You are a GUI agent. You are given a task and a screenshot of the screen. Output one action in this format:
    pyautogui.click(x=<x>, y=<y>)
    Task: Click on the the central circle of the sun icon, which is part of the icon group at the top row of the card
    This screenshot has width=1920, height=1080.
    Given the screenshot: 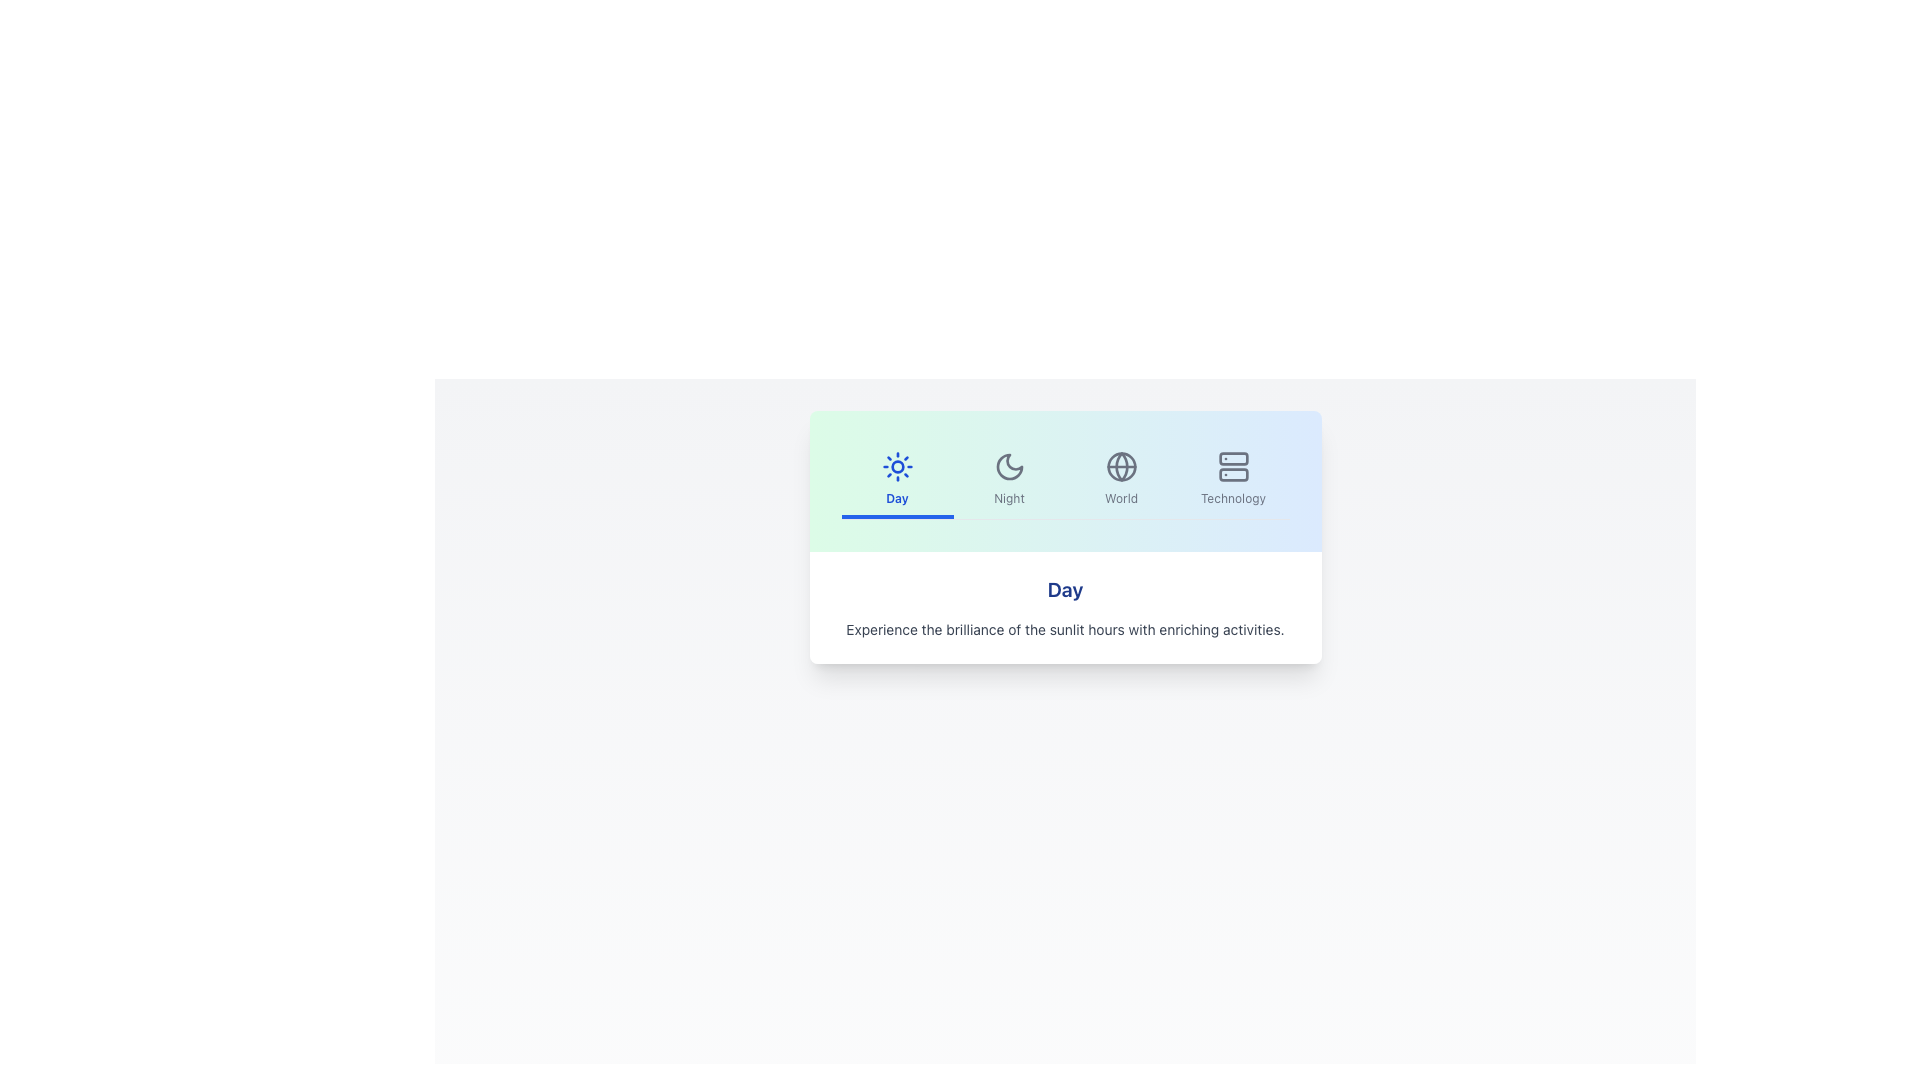 What is the action you would take?
    pyautogui.click(x=896, y=466)
    